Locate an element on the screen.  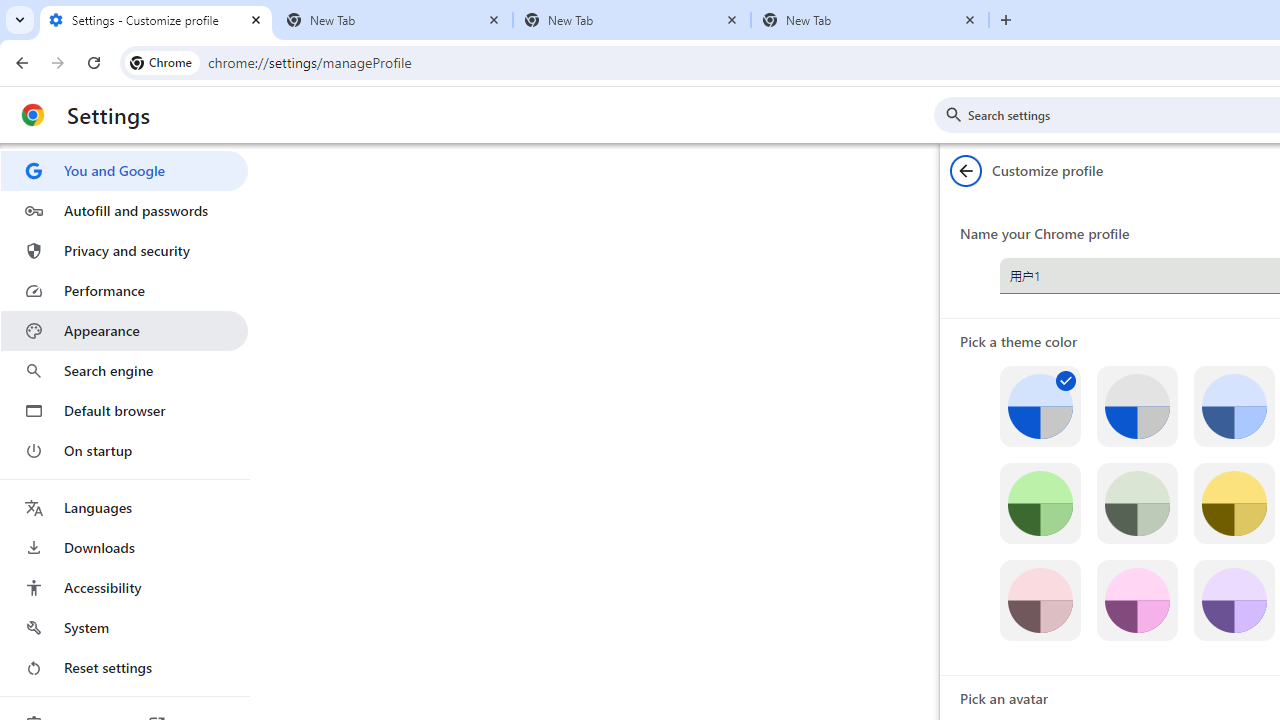
'You and Google' is located at coordinates (123, 170).